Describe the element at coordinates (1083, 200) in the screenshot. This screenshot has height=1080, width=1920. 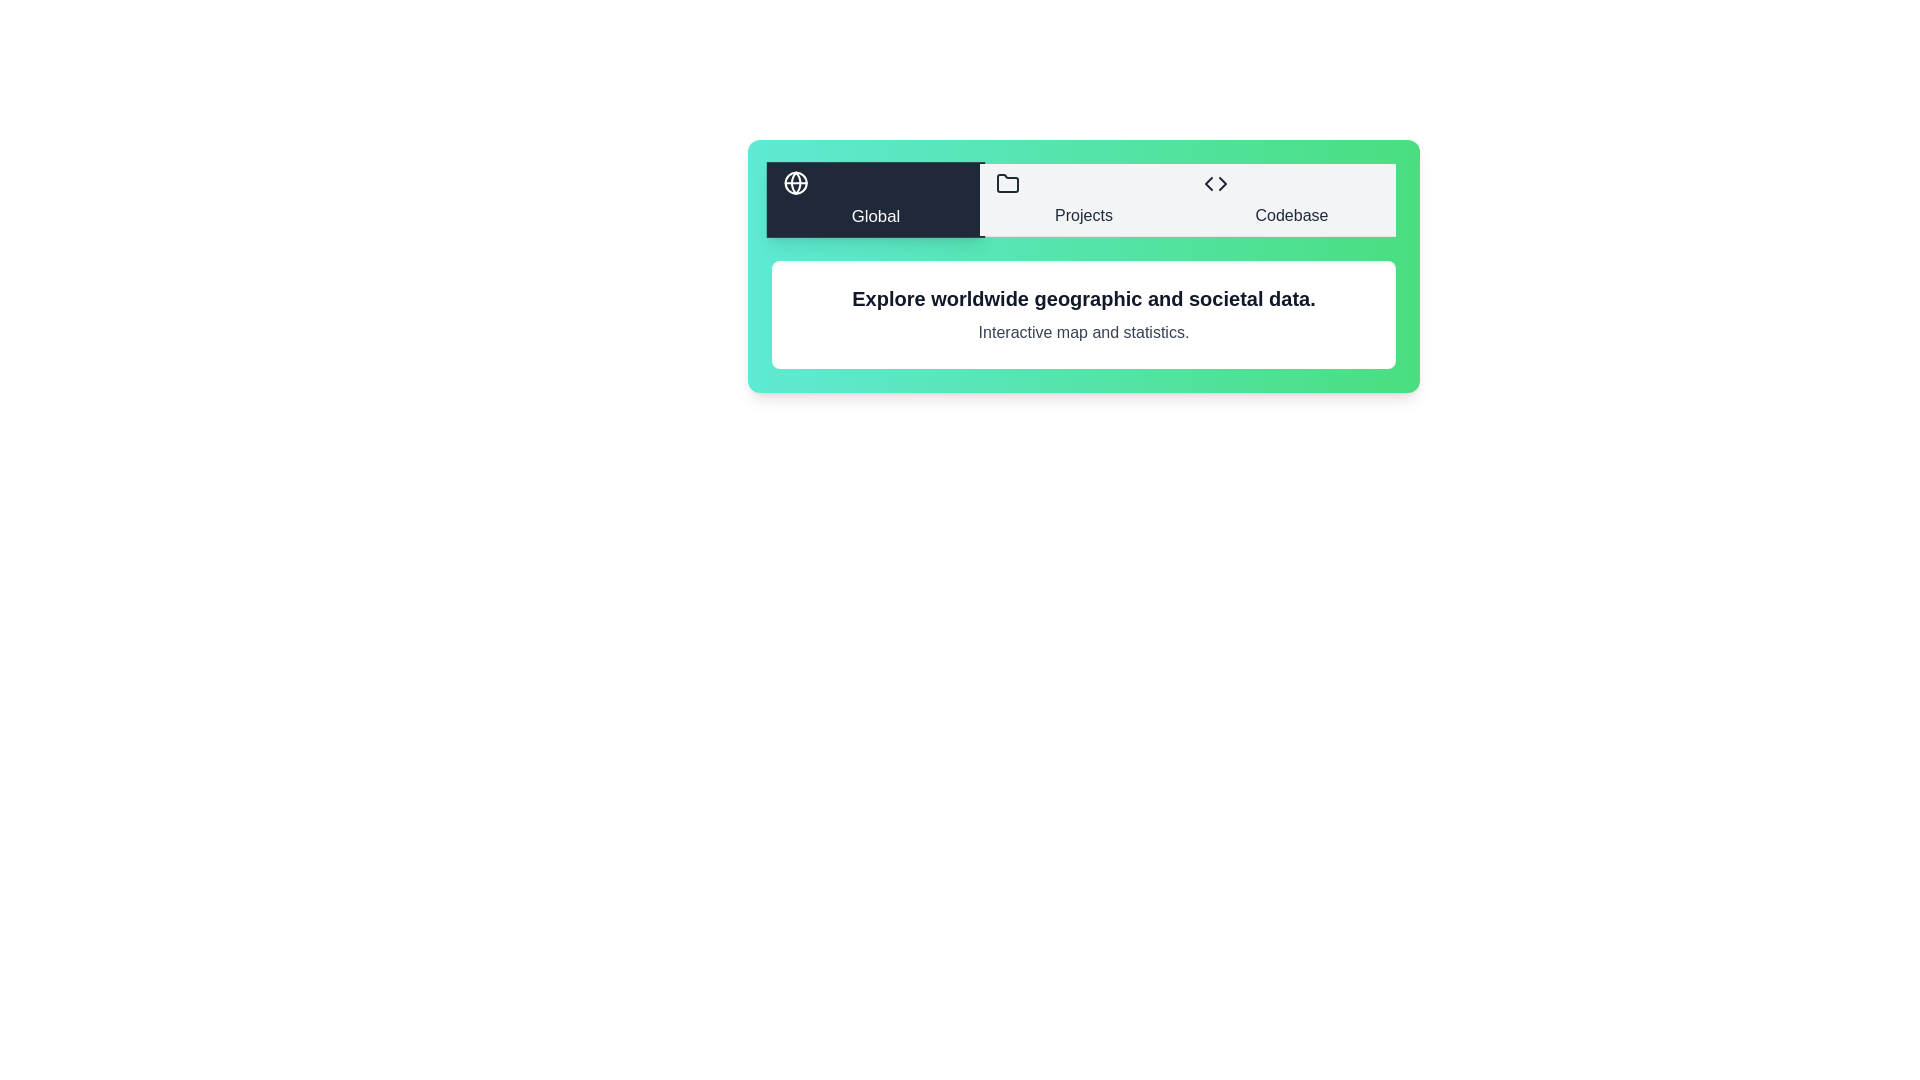
I see `the Projects tab` at that location.